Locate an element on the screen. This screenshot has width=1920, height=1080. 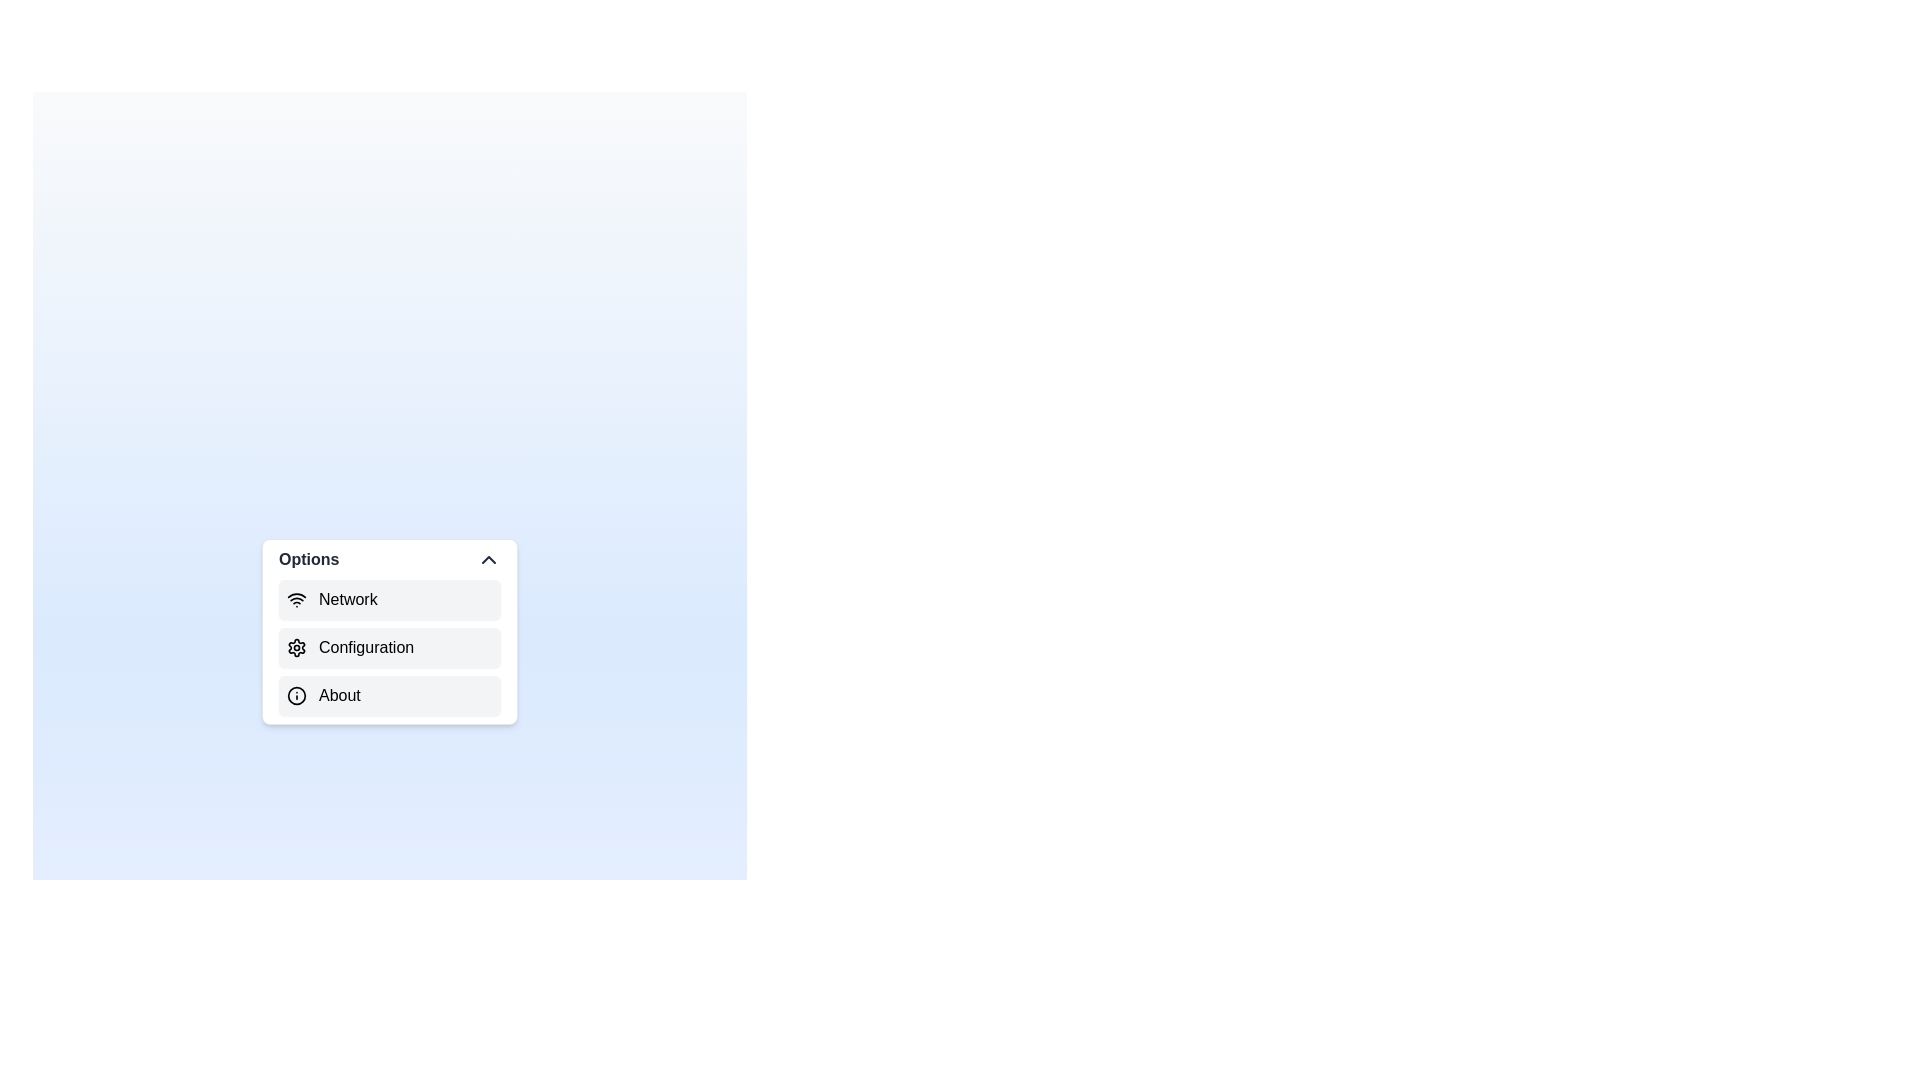
the menu item labeled Network to explore its options is located at coordinates (389, 599).